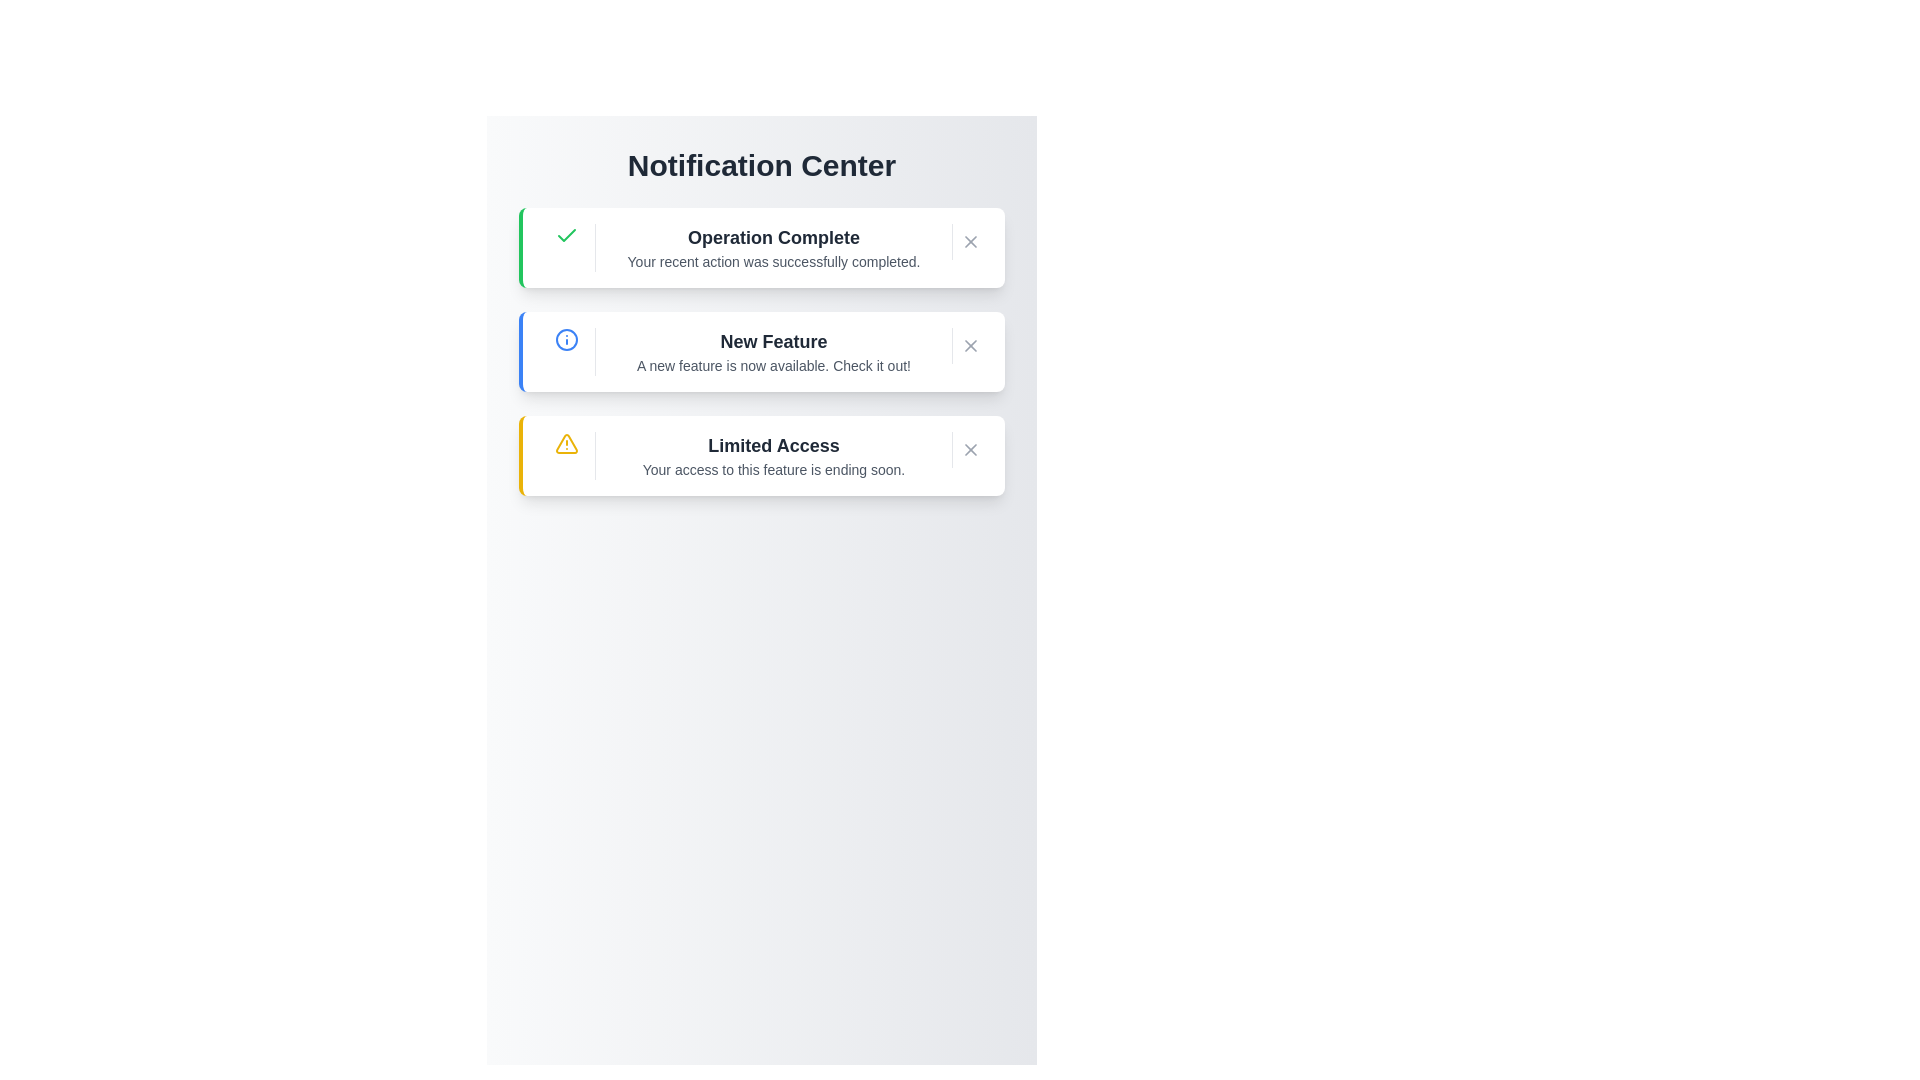 This screenshot has height=1080, width=1920. What do you see at coordinates (970, 345) in the screenshot?
I see `the close button located at the top-right corner of the 'New Feature' notification box` at bounding box center [970, 345].